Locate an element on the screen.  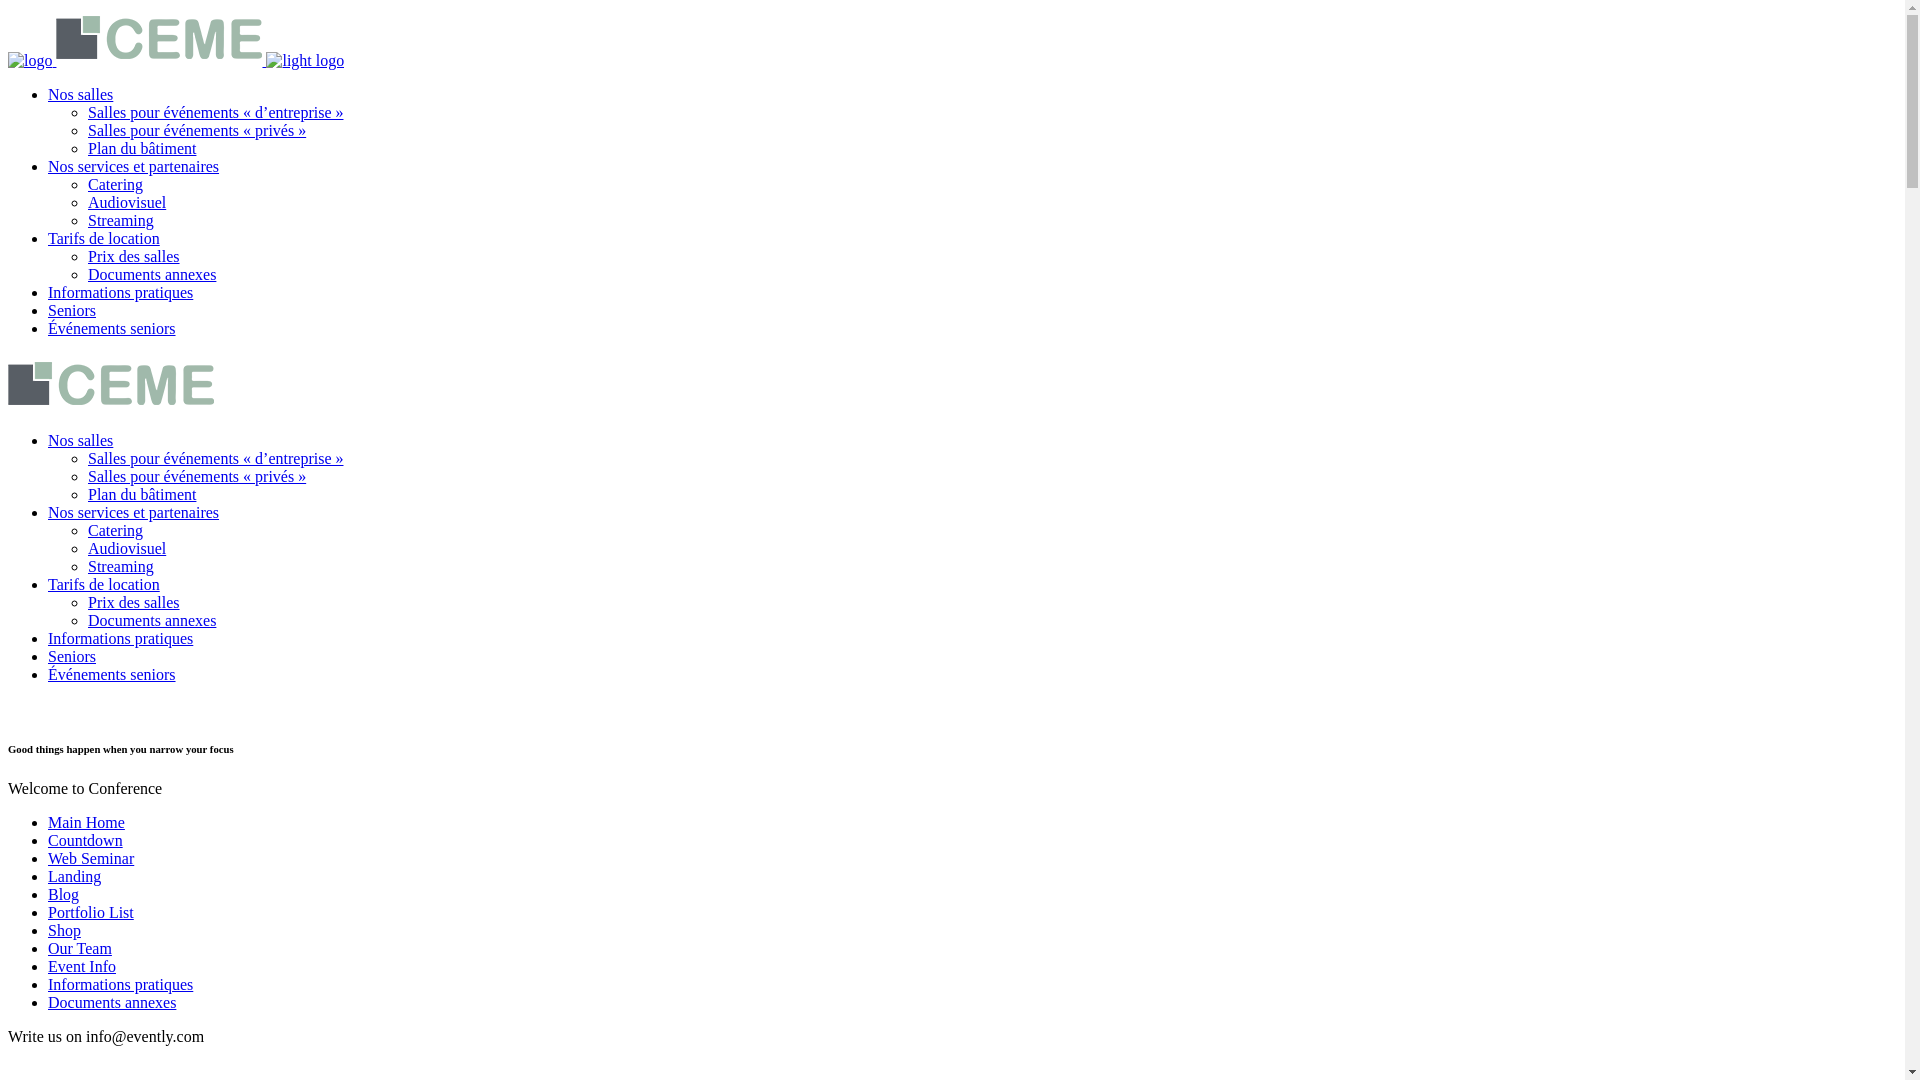
'Web Seminar' is located at coordinates (48, 857).